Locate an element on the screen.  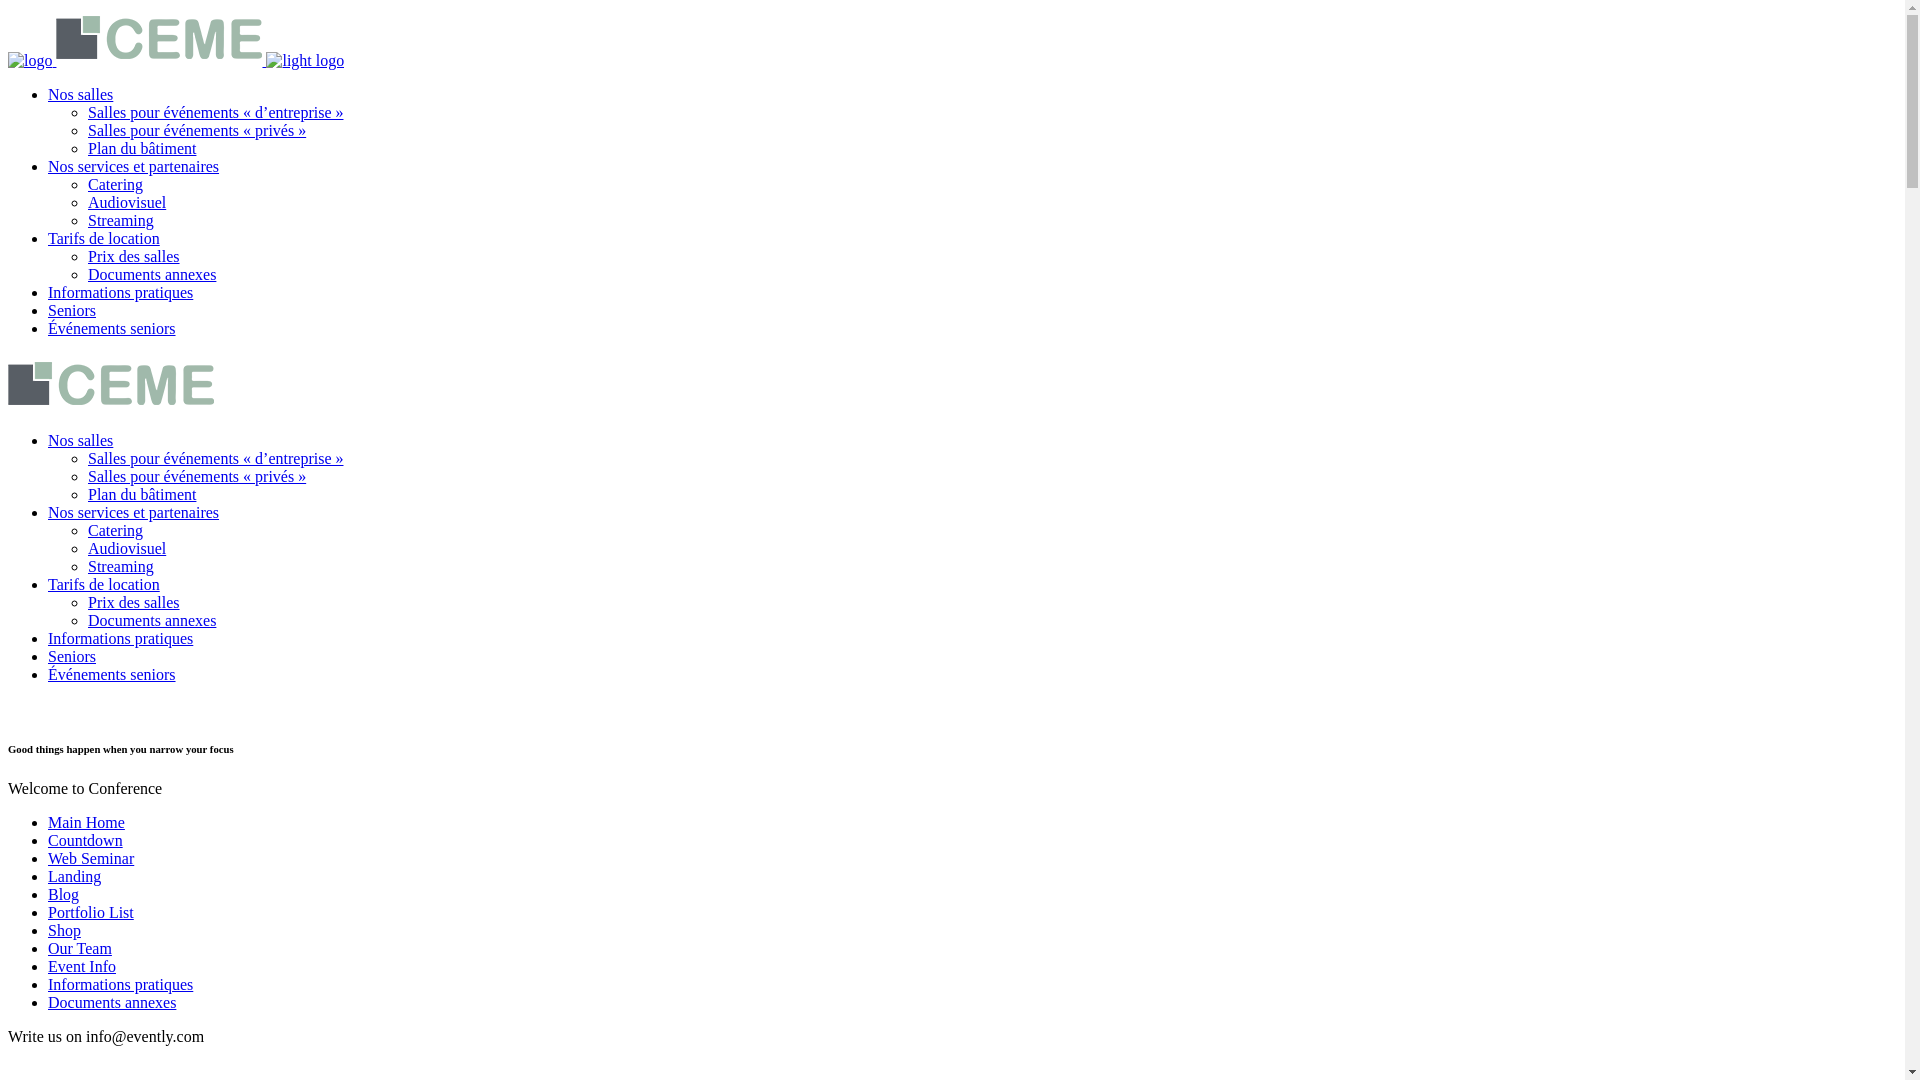
'Web Seminar' is located at coordinates (48, 857).